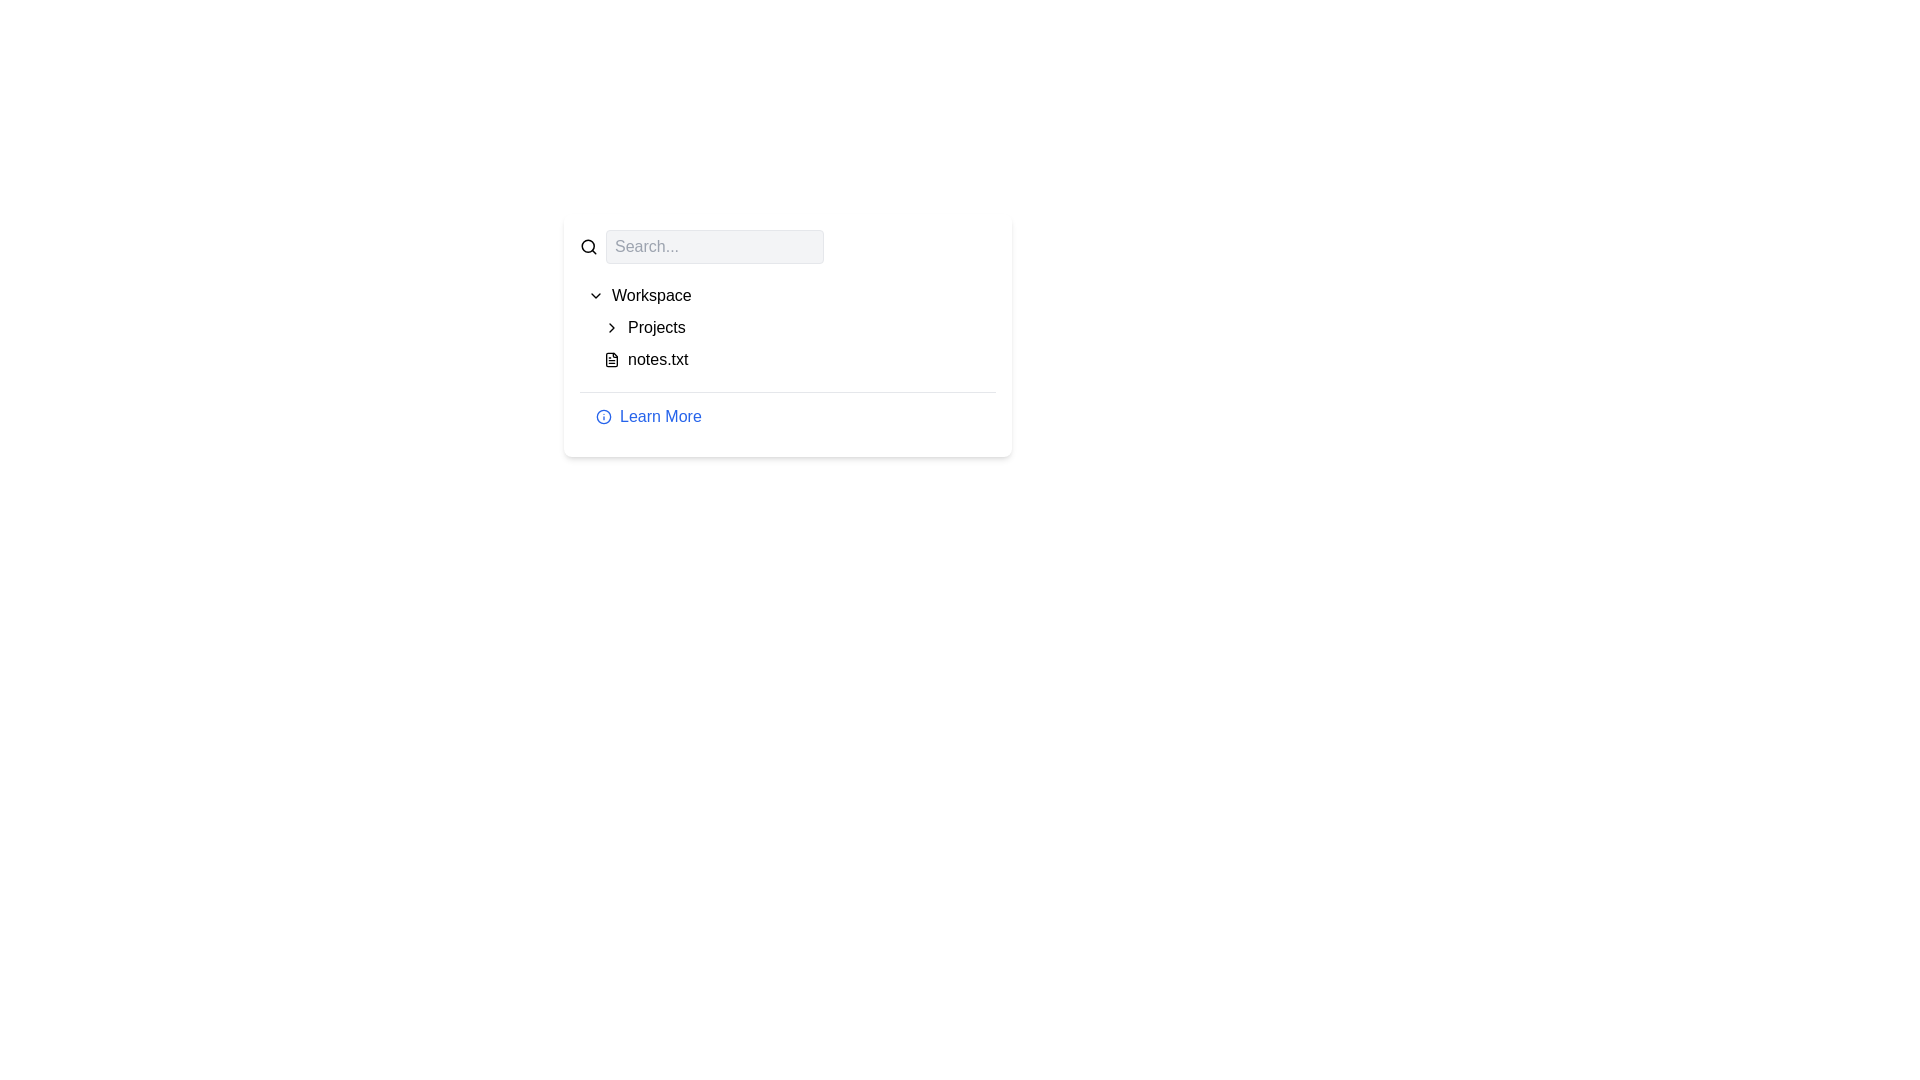  I want to click on the chevron icon indicating that the 'Projects' item can be expanded or navigated to, so click(610, 326).